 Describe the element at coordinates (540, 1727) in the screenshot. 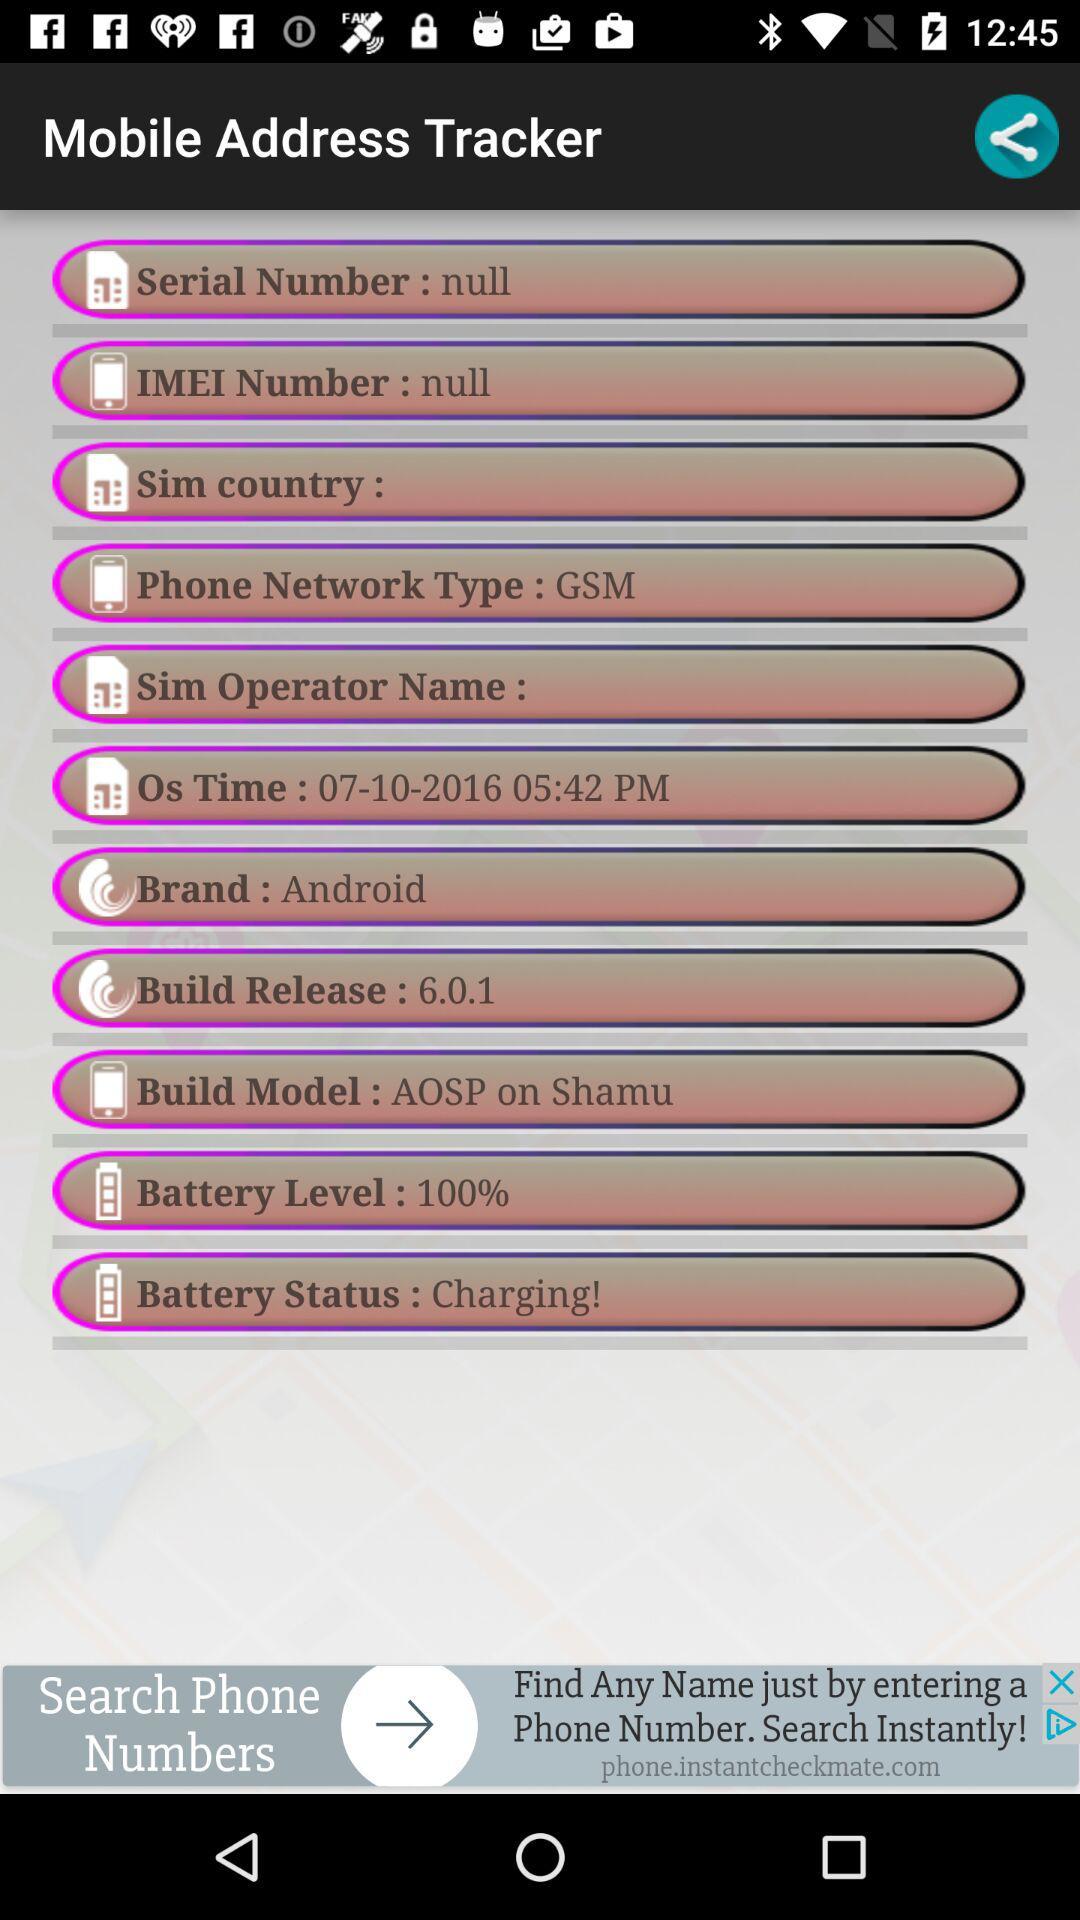

I see `advertisement for phone numbers` at that location.